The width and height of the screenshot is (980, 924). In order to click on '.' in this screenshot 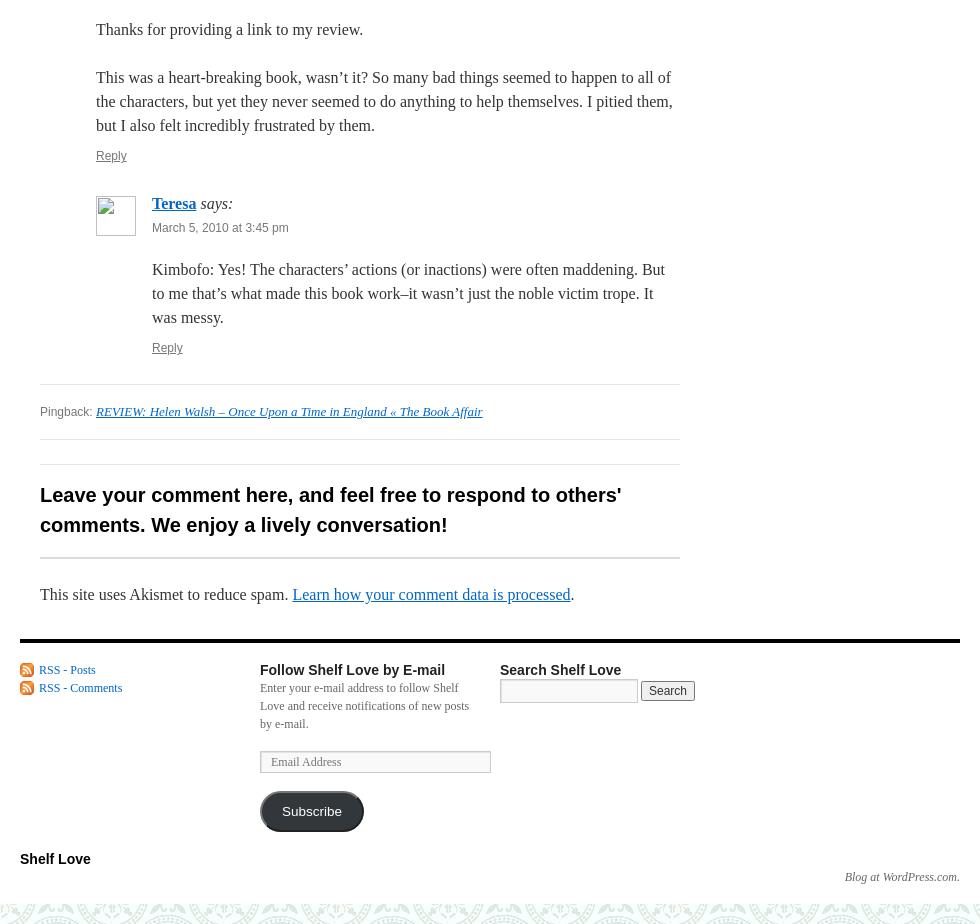, I will do `click(572, 594)`.